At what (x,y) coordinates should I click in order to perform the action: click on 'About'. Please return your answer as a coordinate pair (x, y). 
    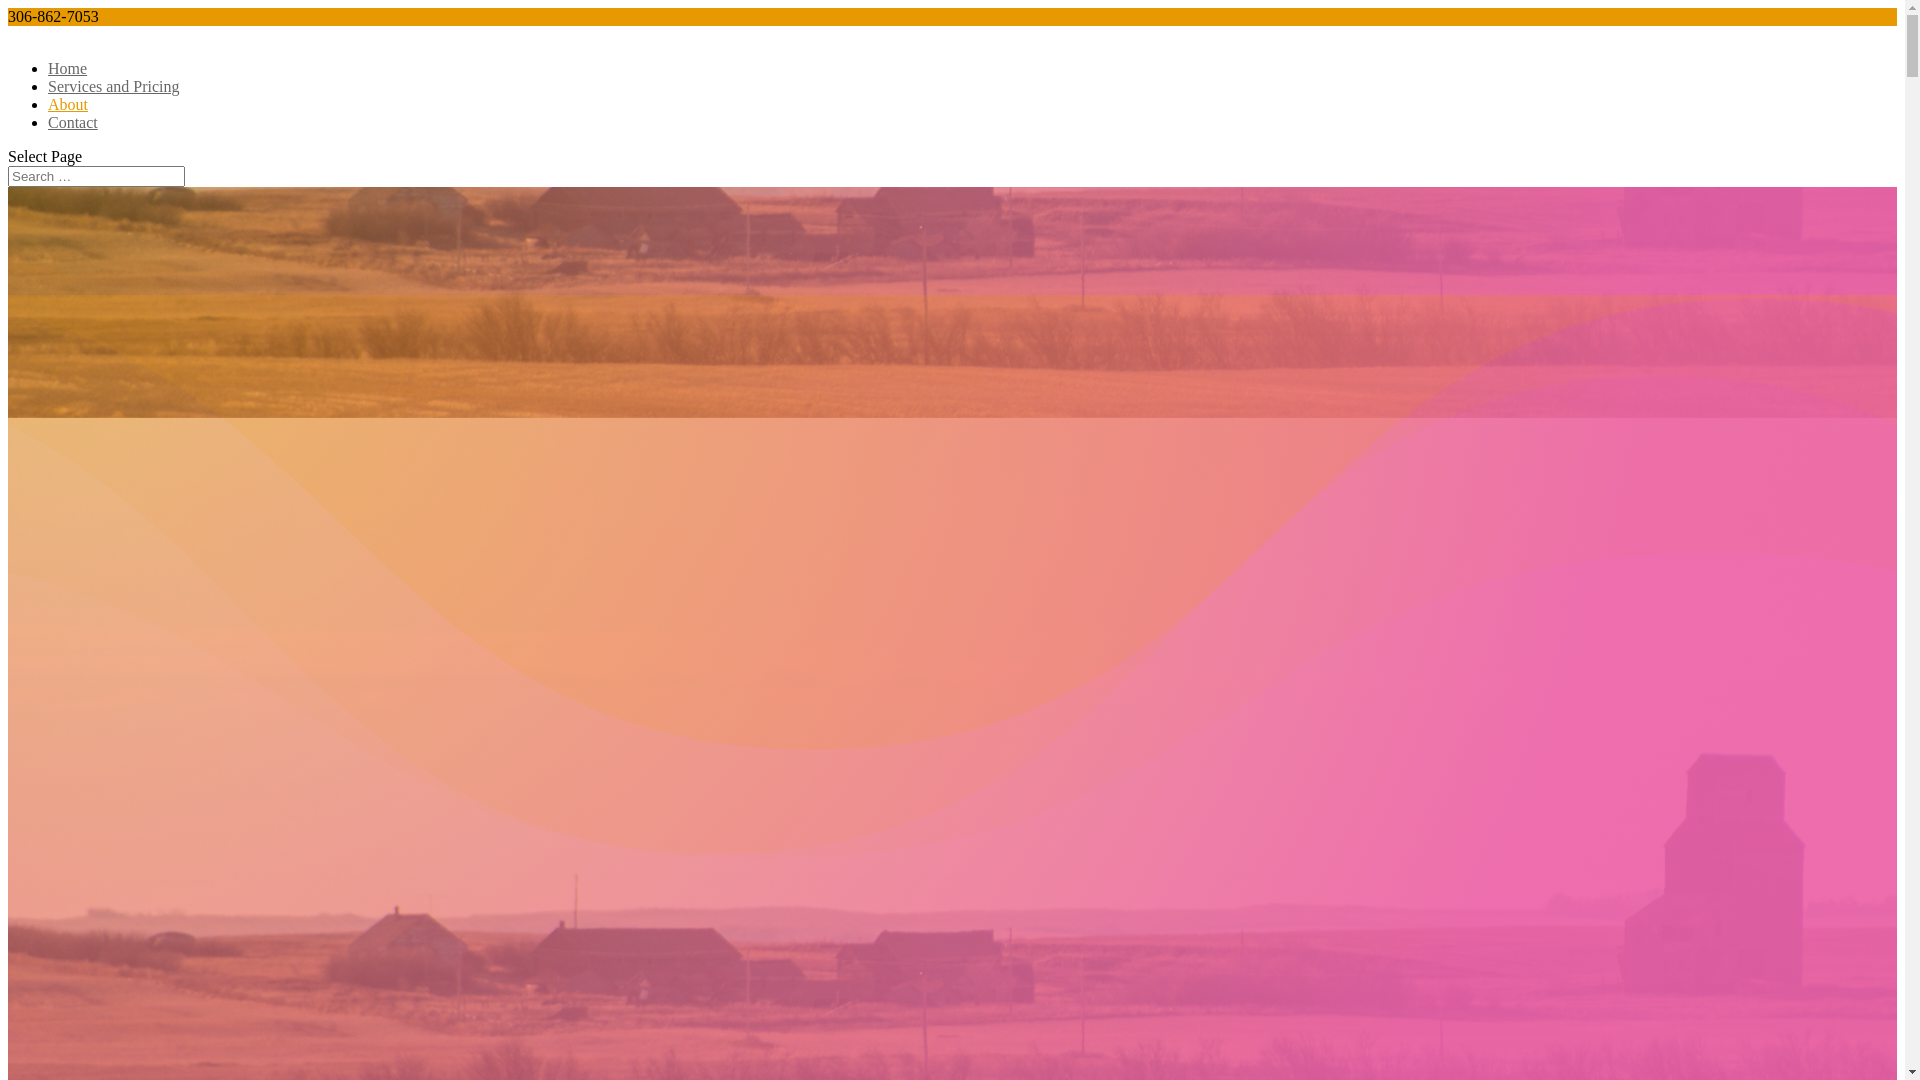
    Looking at the image, I should click on (67, 104).